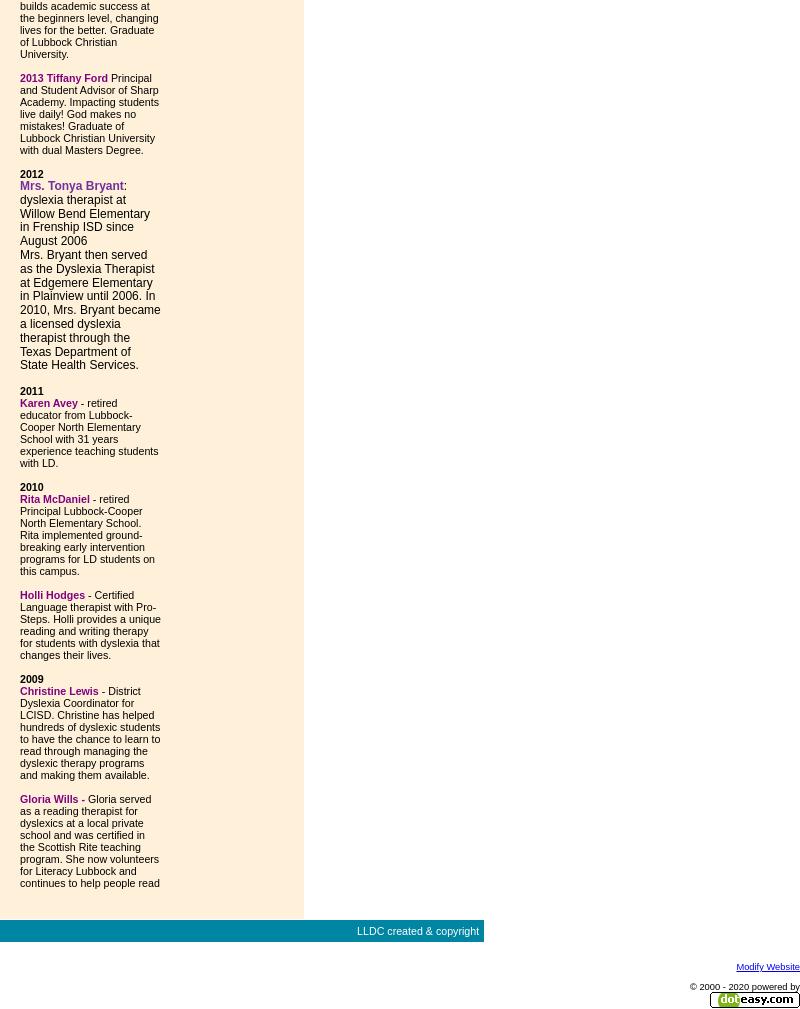 Image resolution: width=800 pixels, height=1009 pixels. I want to click on '2011', so click(20, 389).